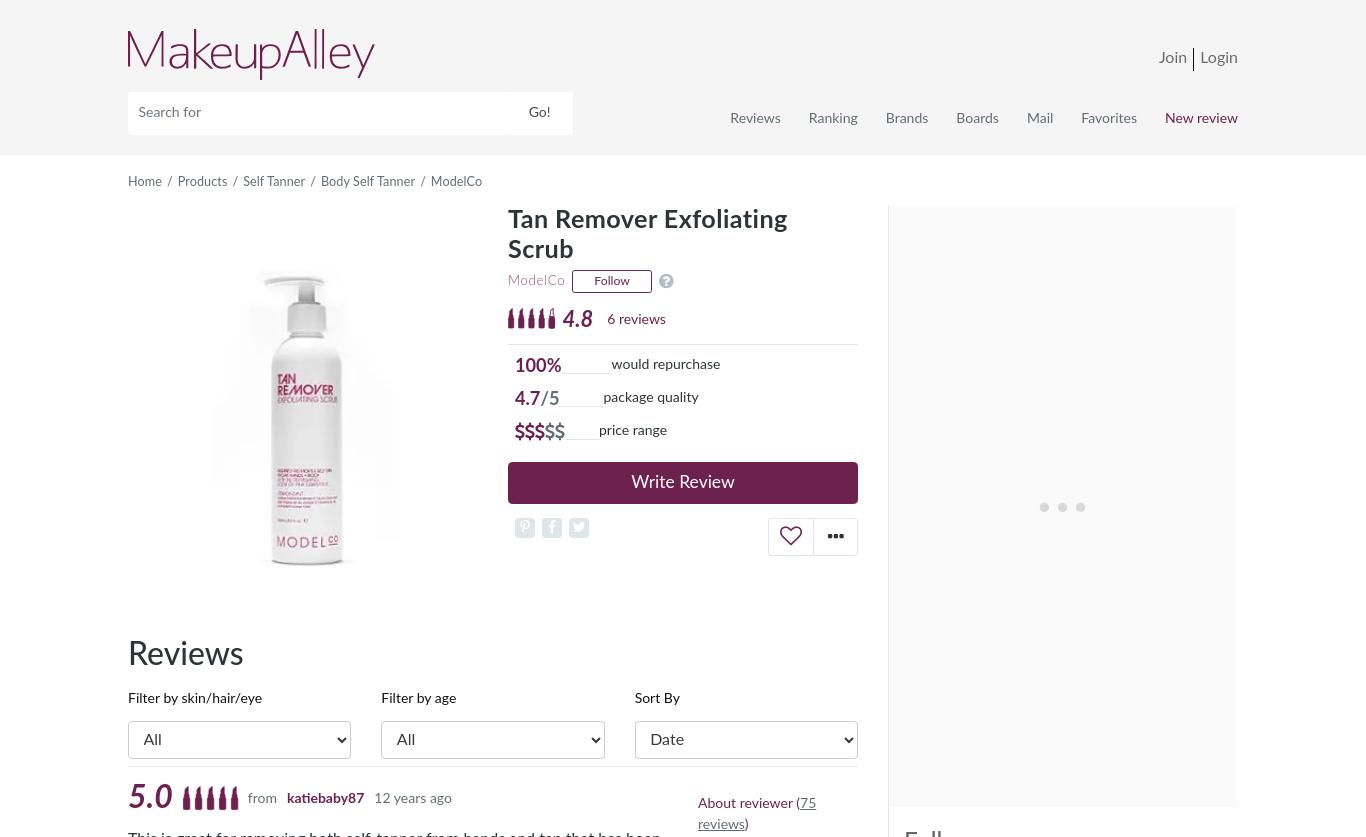 This screenshot has width=1366, height=837. Describe the element at coordinates (549, 398) in the screenshot. I see `'/5'` at that location.